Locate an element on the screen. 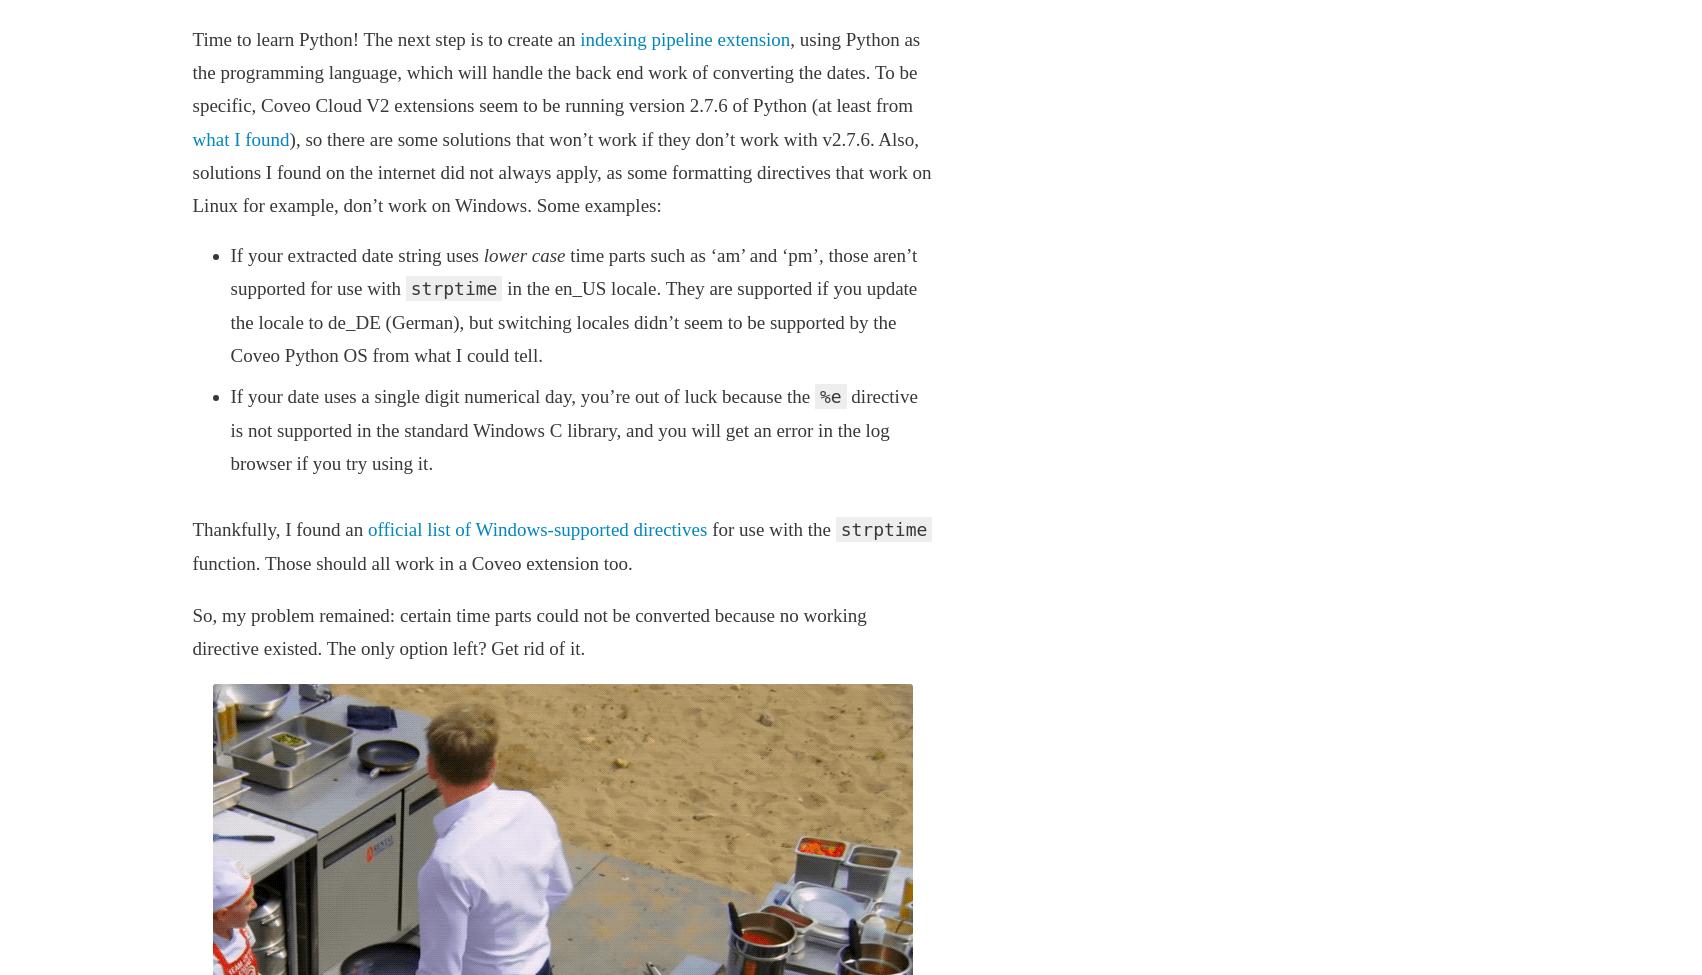 The width and height of the screenshot is (1702, 975). 'in the en_US locale. They are supported if you update the locale to de_DE (German), but switching locales didn’t seem to be supported by the Coveo Python OS from what I could tell.' is located at coordinates (573, 320).